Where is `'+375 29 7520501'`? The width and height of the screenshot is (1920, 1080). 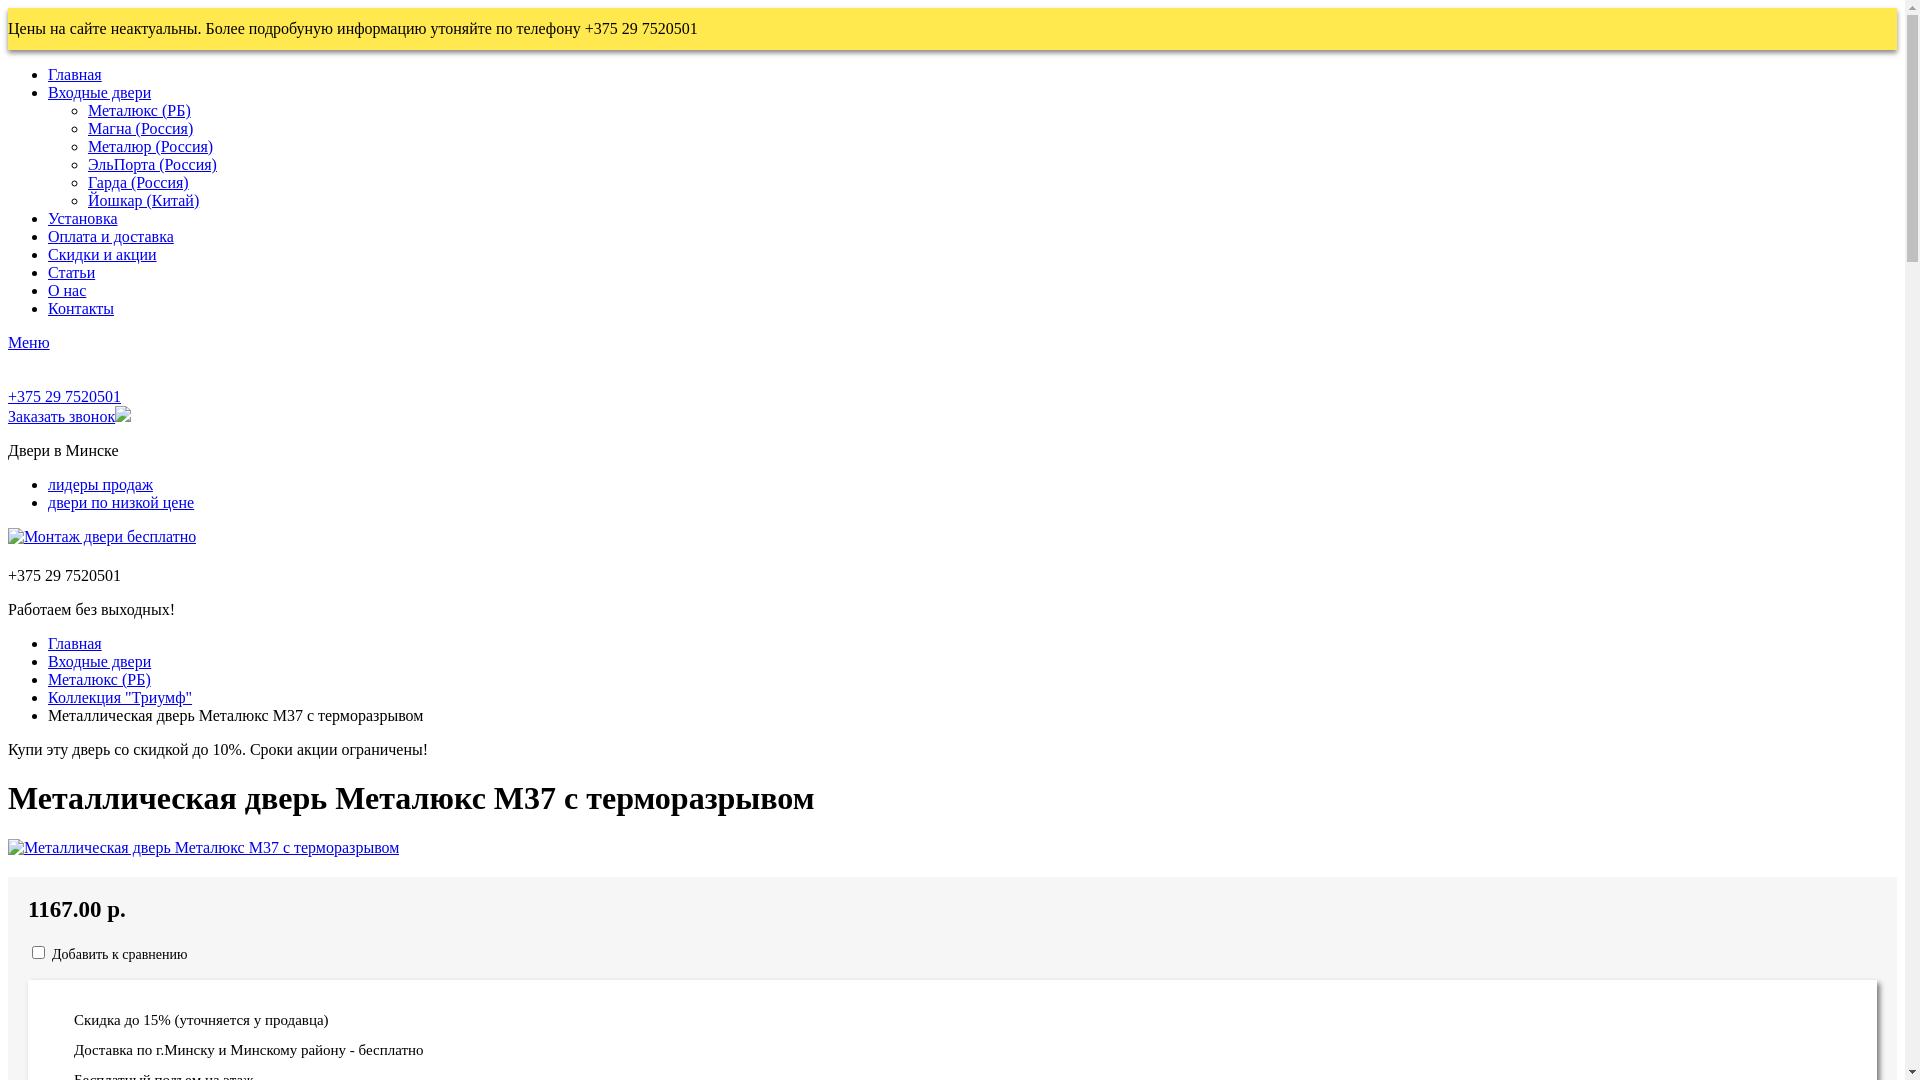 '+375 29 7520501' is located at coordinates (8, 396).